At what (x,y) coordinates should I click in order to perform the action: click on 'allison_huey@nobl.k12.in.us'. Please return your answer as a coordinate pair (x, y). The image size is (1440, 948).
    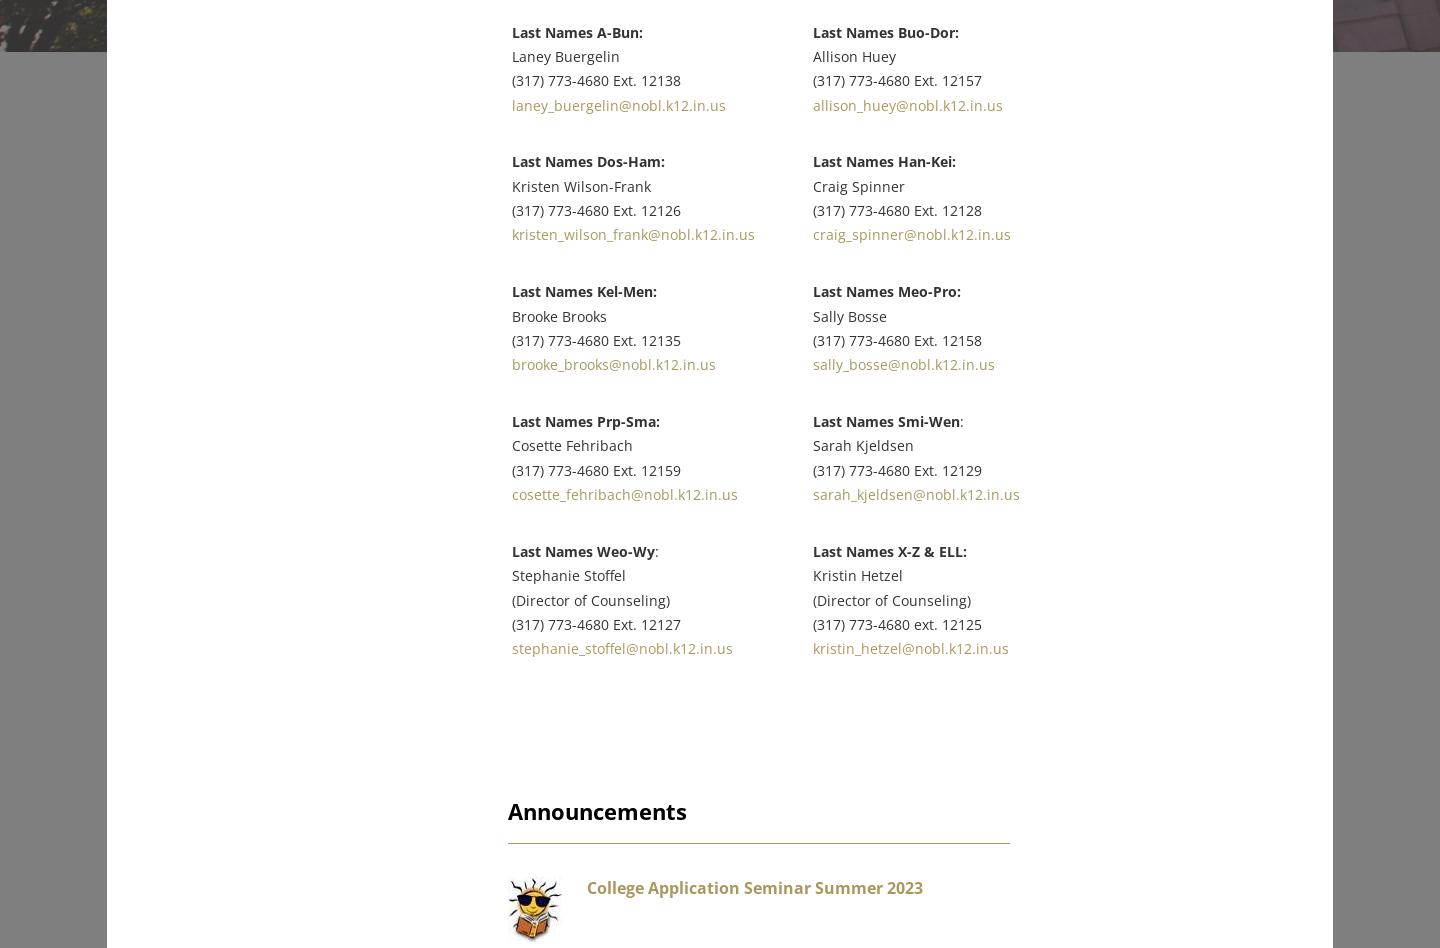
    Looking at the image, I should click on (928, 91).